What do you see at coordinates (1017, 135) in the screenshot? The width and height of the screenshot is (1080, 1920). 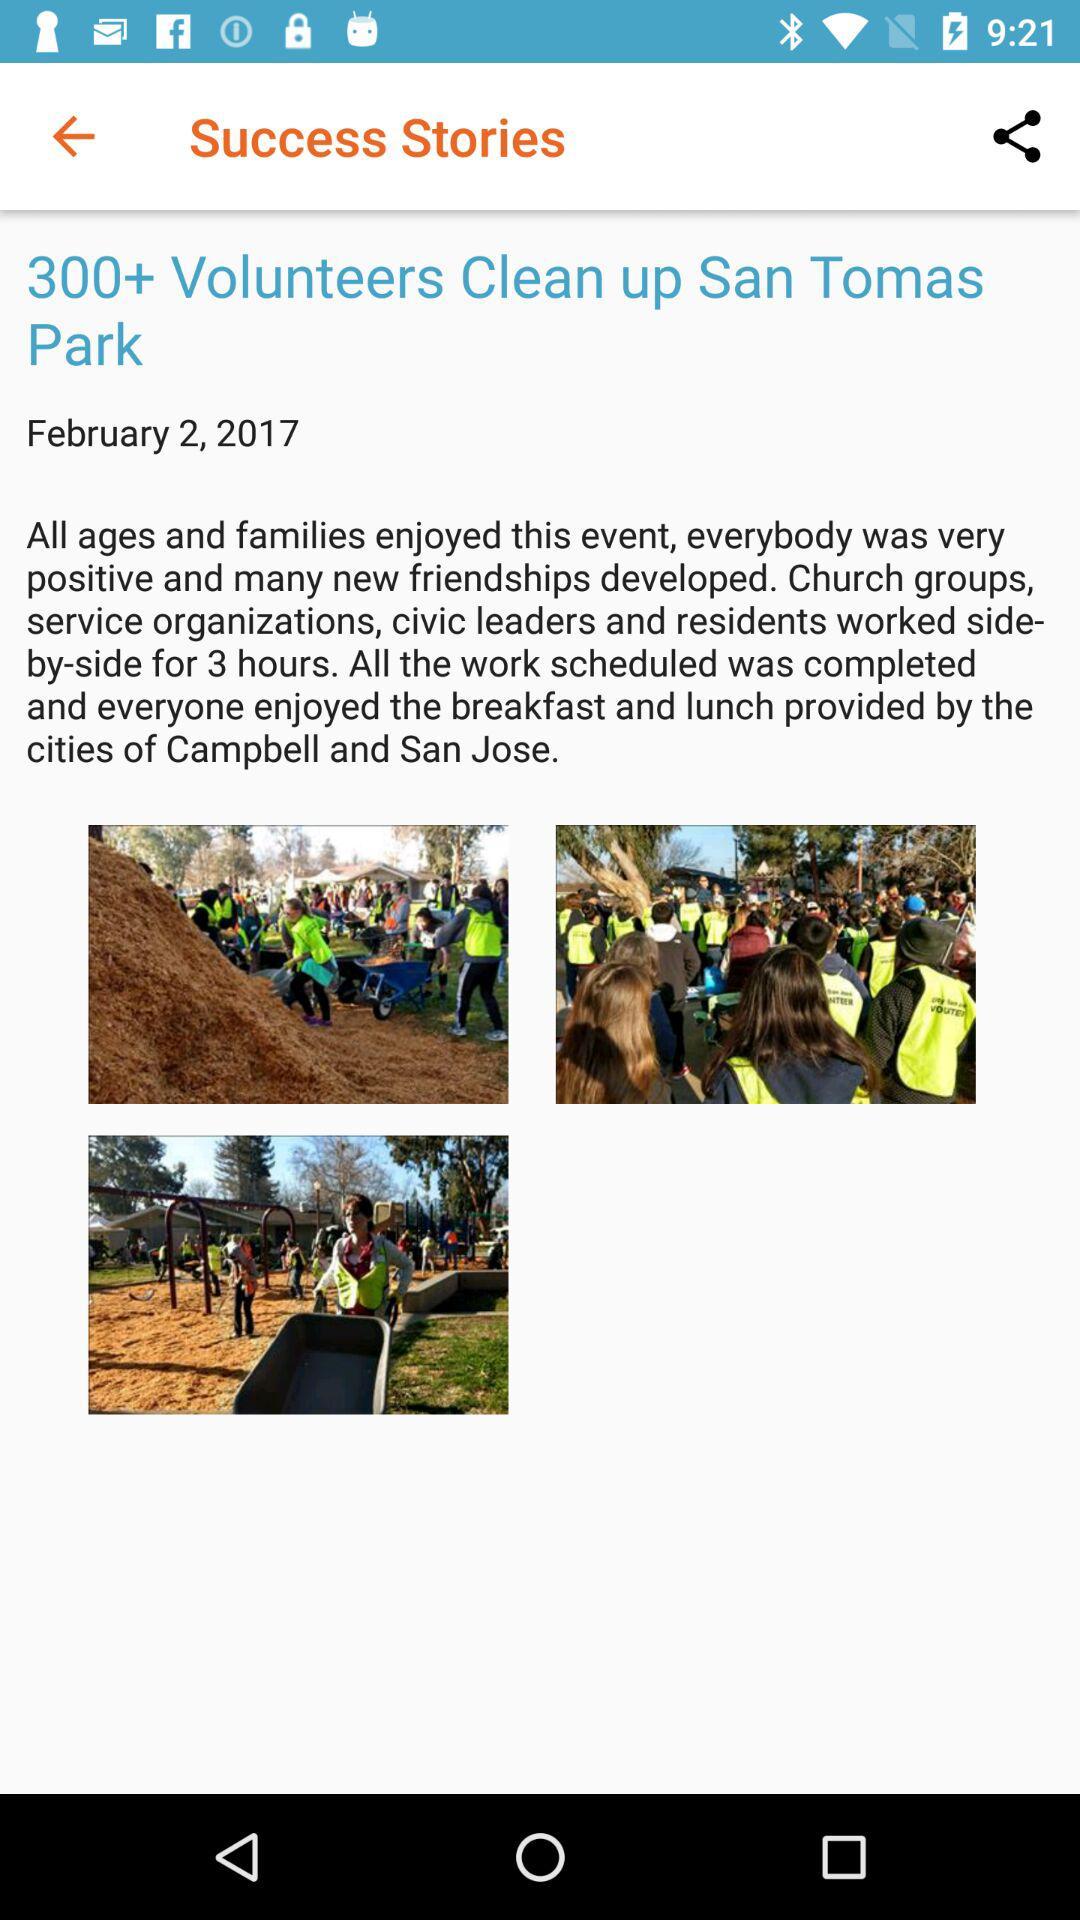 I see `the icon to the right of success stories` at bounding box center [1017, 135].